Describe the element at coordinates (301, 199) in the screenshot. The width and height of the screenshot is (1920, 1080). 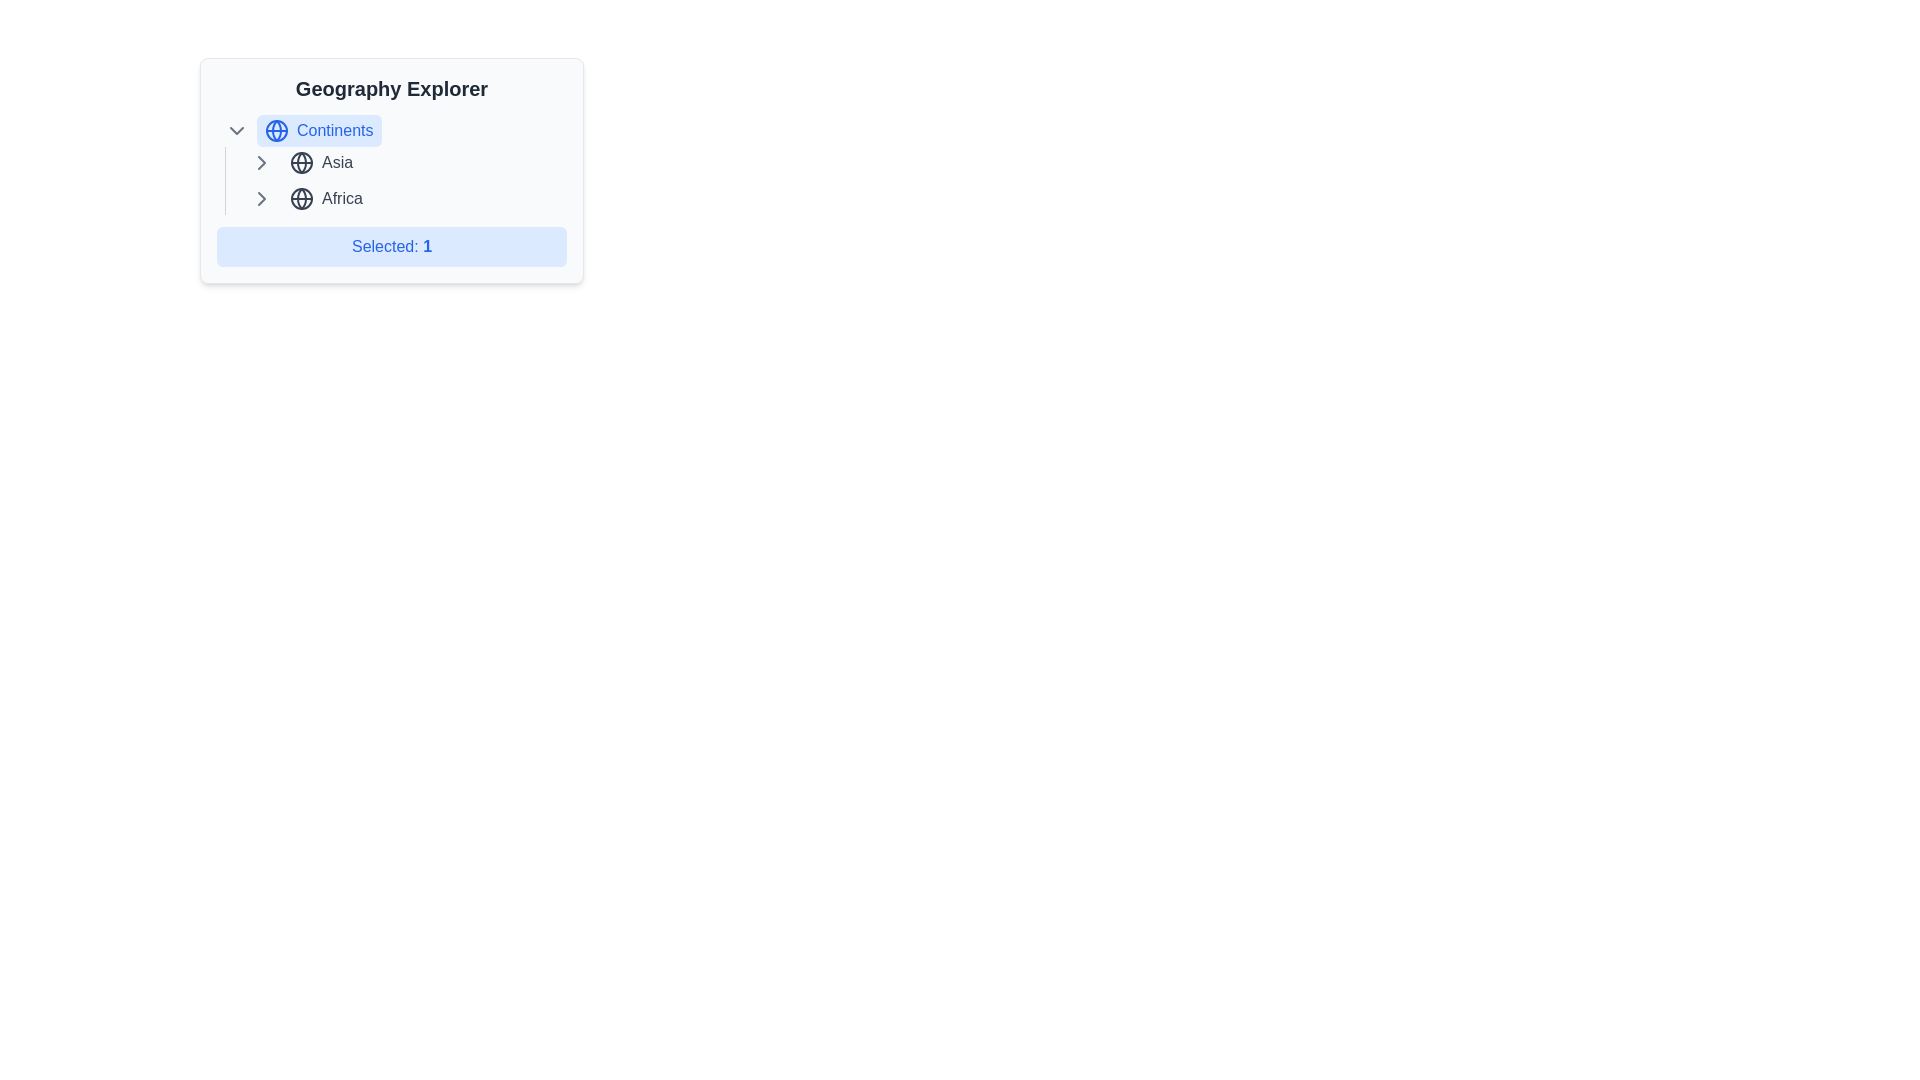
I see `the globe icon located to the left of the text 'Africa'` at that location.